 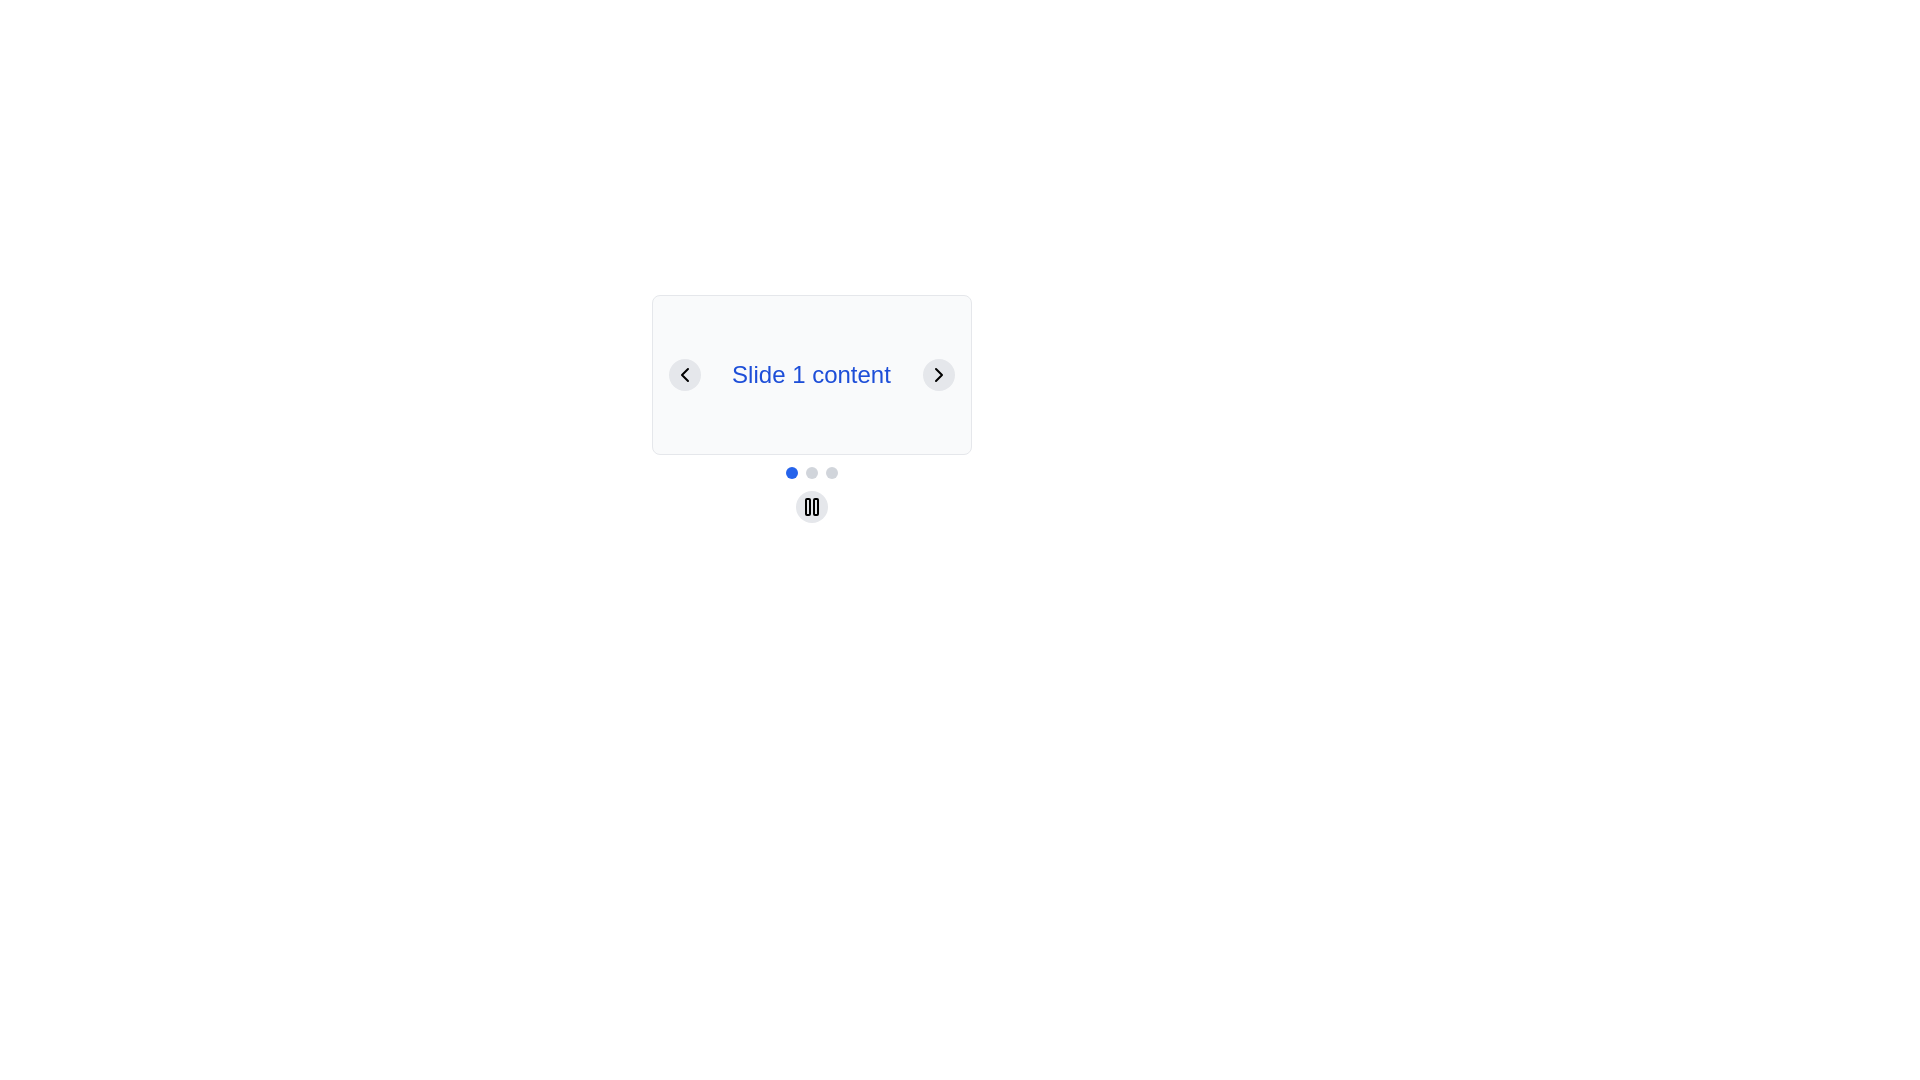 I want to click on the circular button with a light gray background and a black pause symbol, so click(x=811, y=505).